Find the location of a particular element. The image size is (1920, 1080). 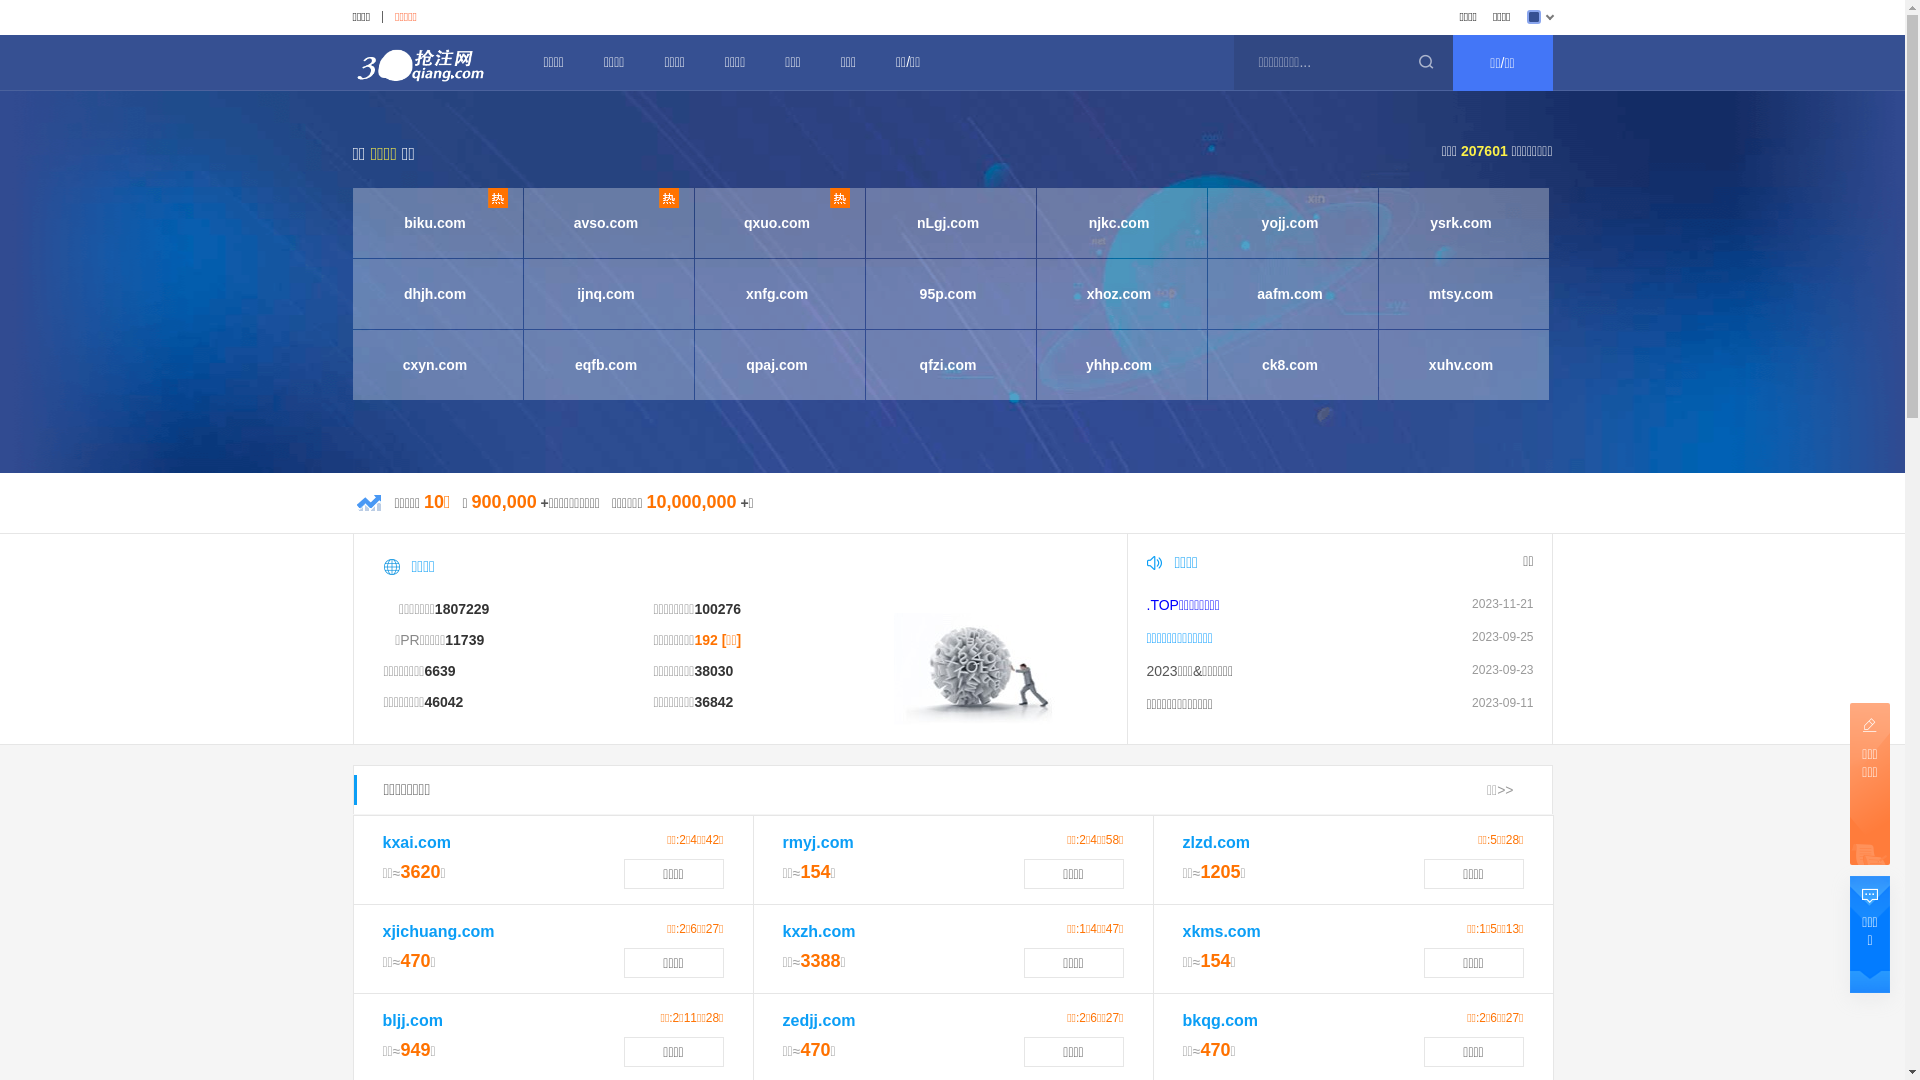

'dhjh.com' is located at coordinates (433, 293).